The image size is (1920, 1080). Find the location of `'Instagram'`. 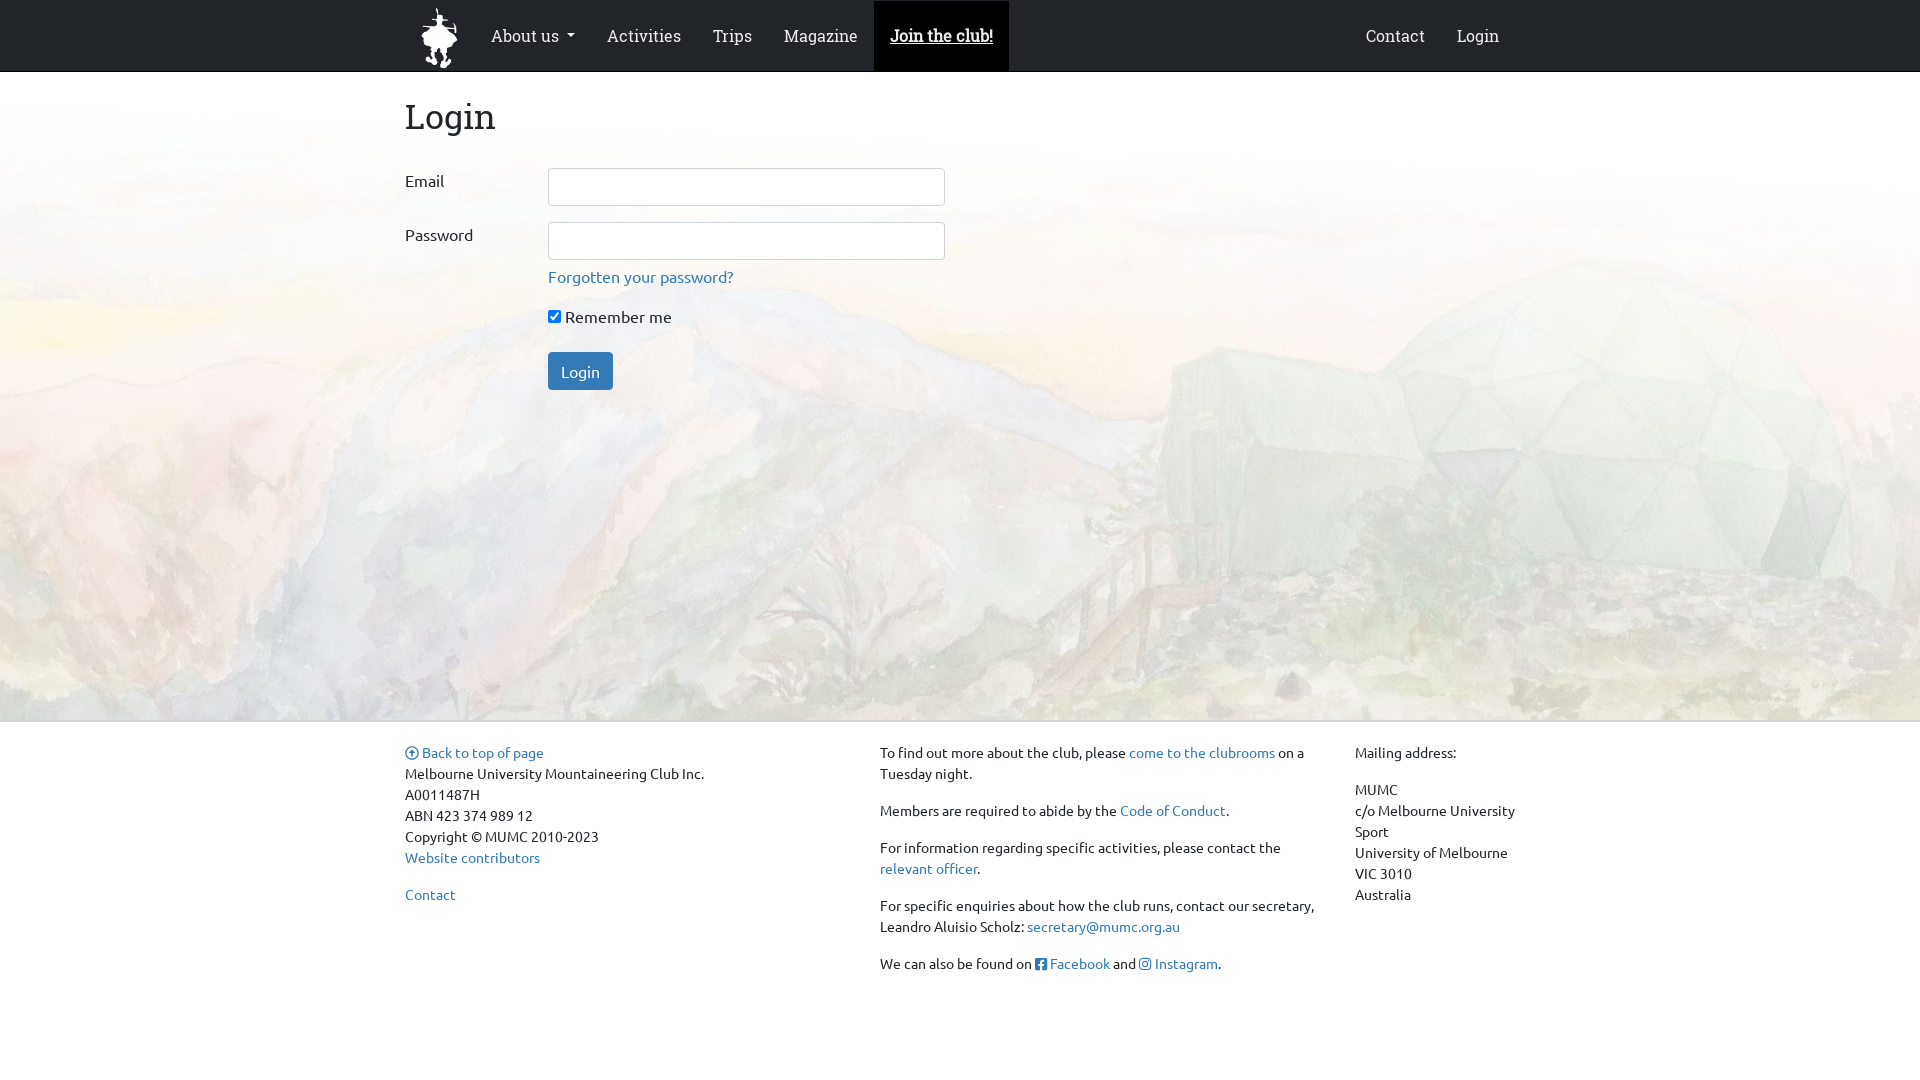

'Instagram' is located at coordinates (1177, 962).